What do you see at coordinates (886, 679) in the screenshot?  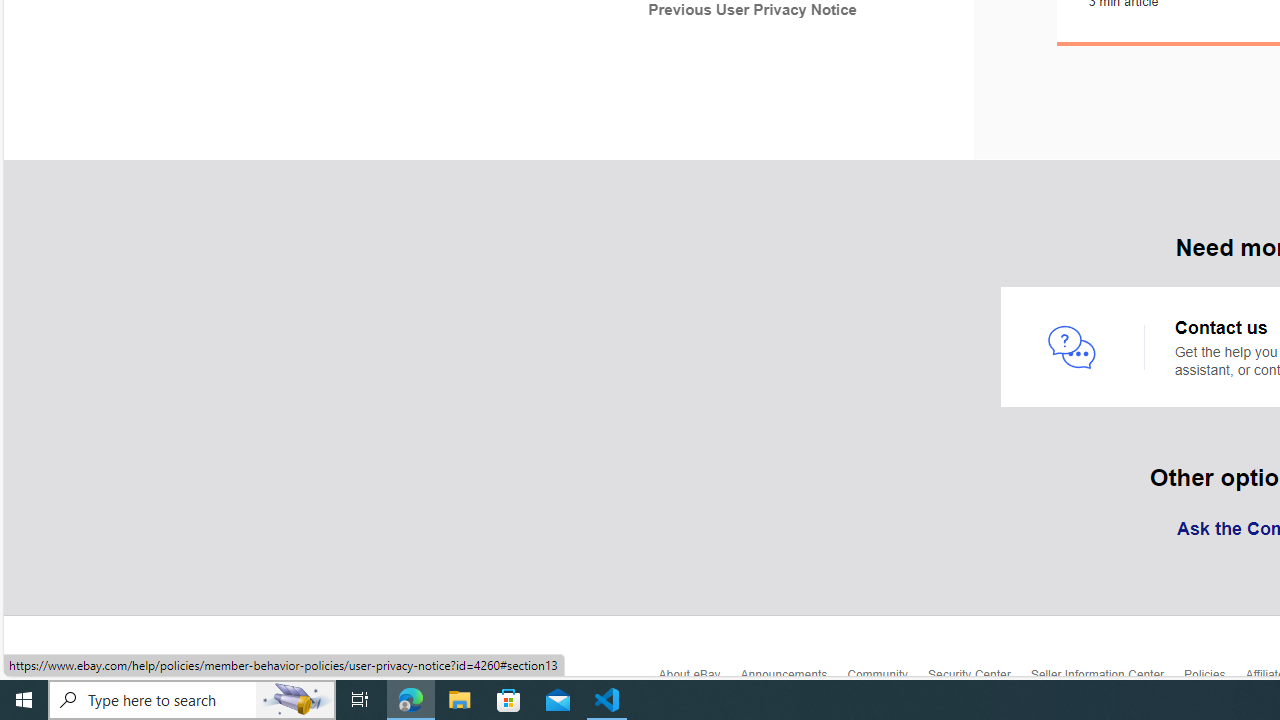 I see `'Community'` at bounding box center [886, 679].